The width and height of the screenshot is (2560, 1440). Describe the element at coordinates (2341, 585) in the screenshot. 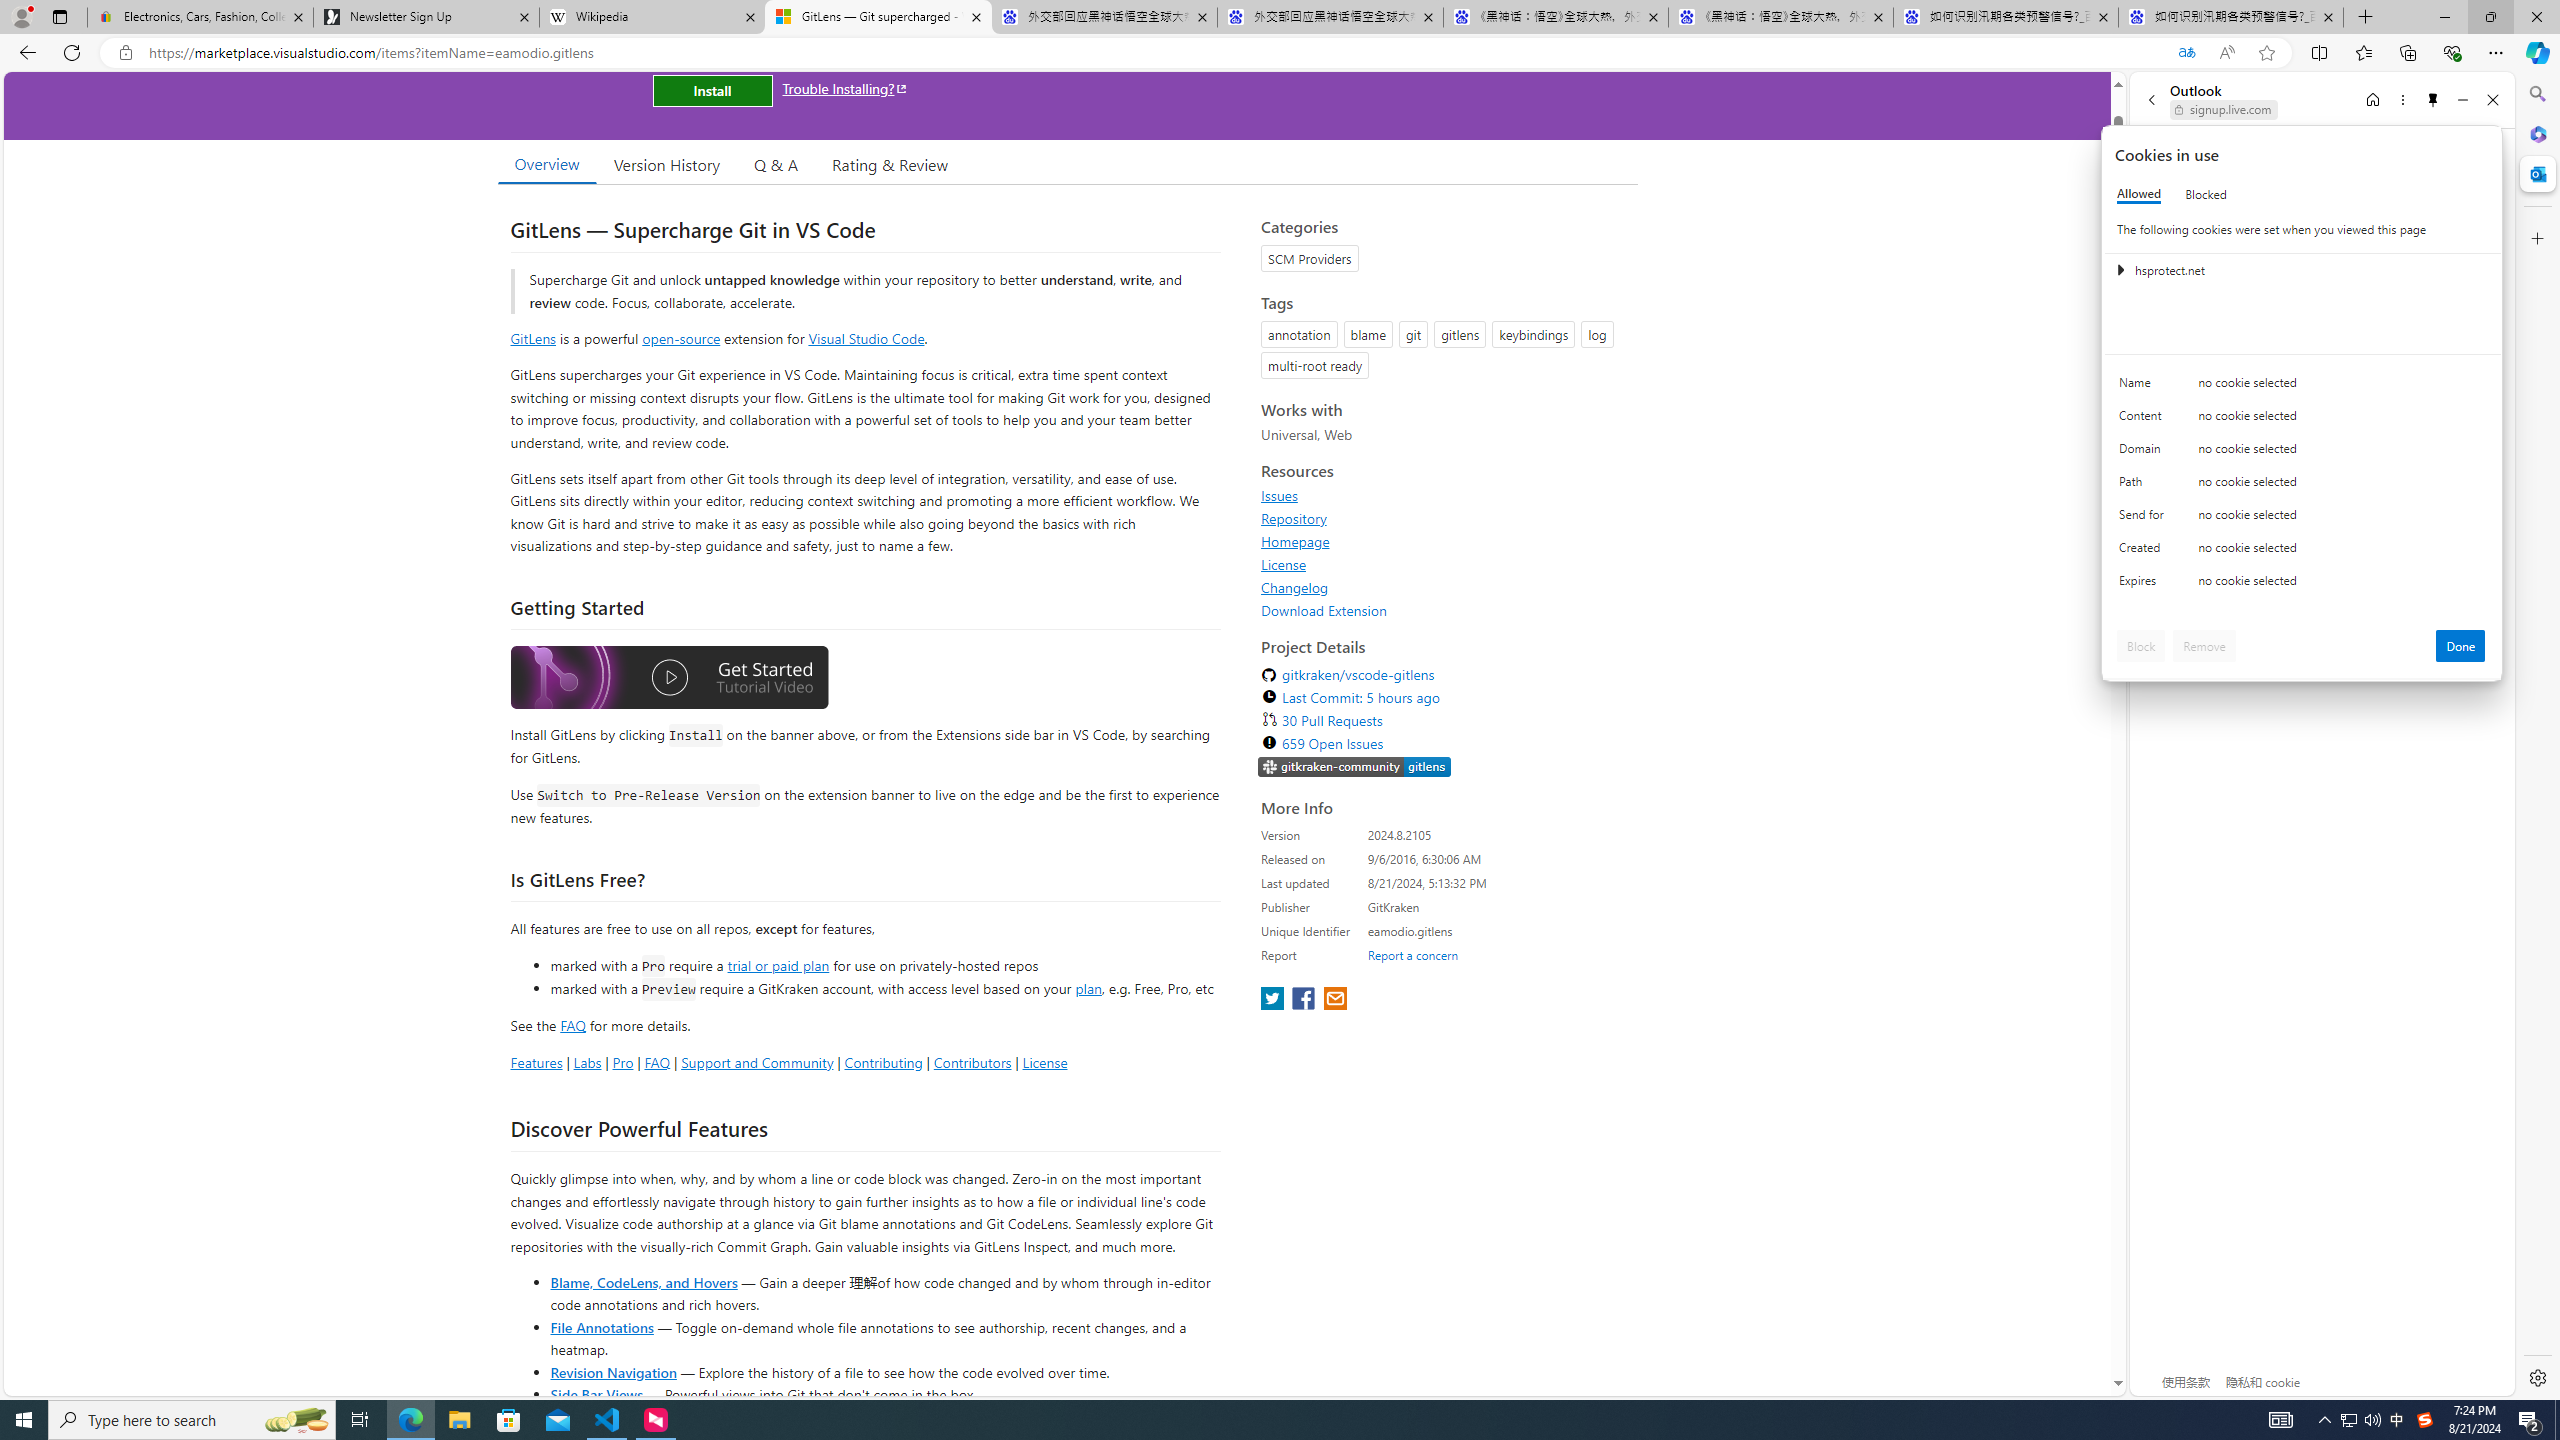

I see `'no cookie selected'` at that location.